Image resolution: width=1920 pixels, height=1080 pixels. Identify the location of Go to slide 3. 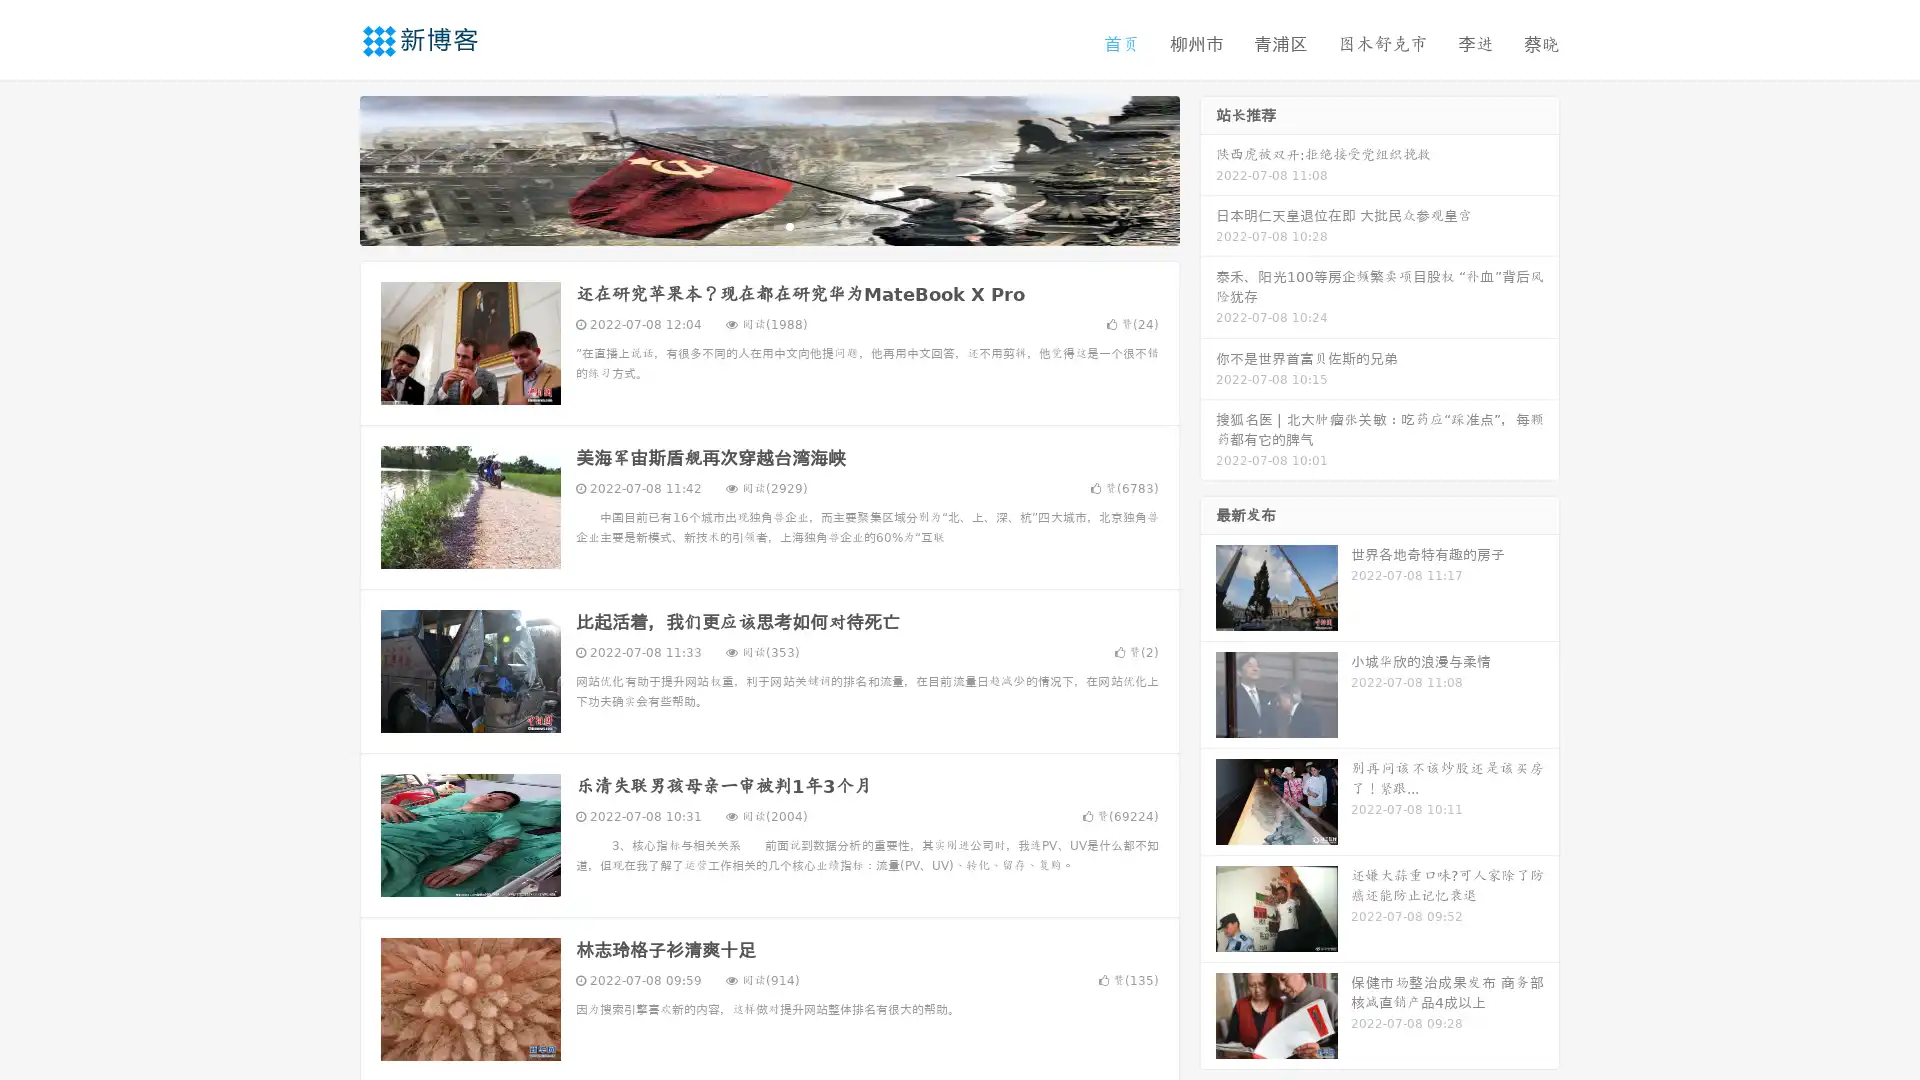
(789, 225).